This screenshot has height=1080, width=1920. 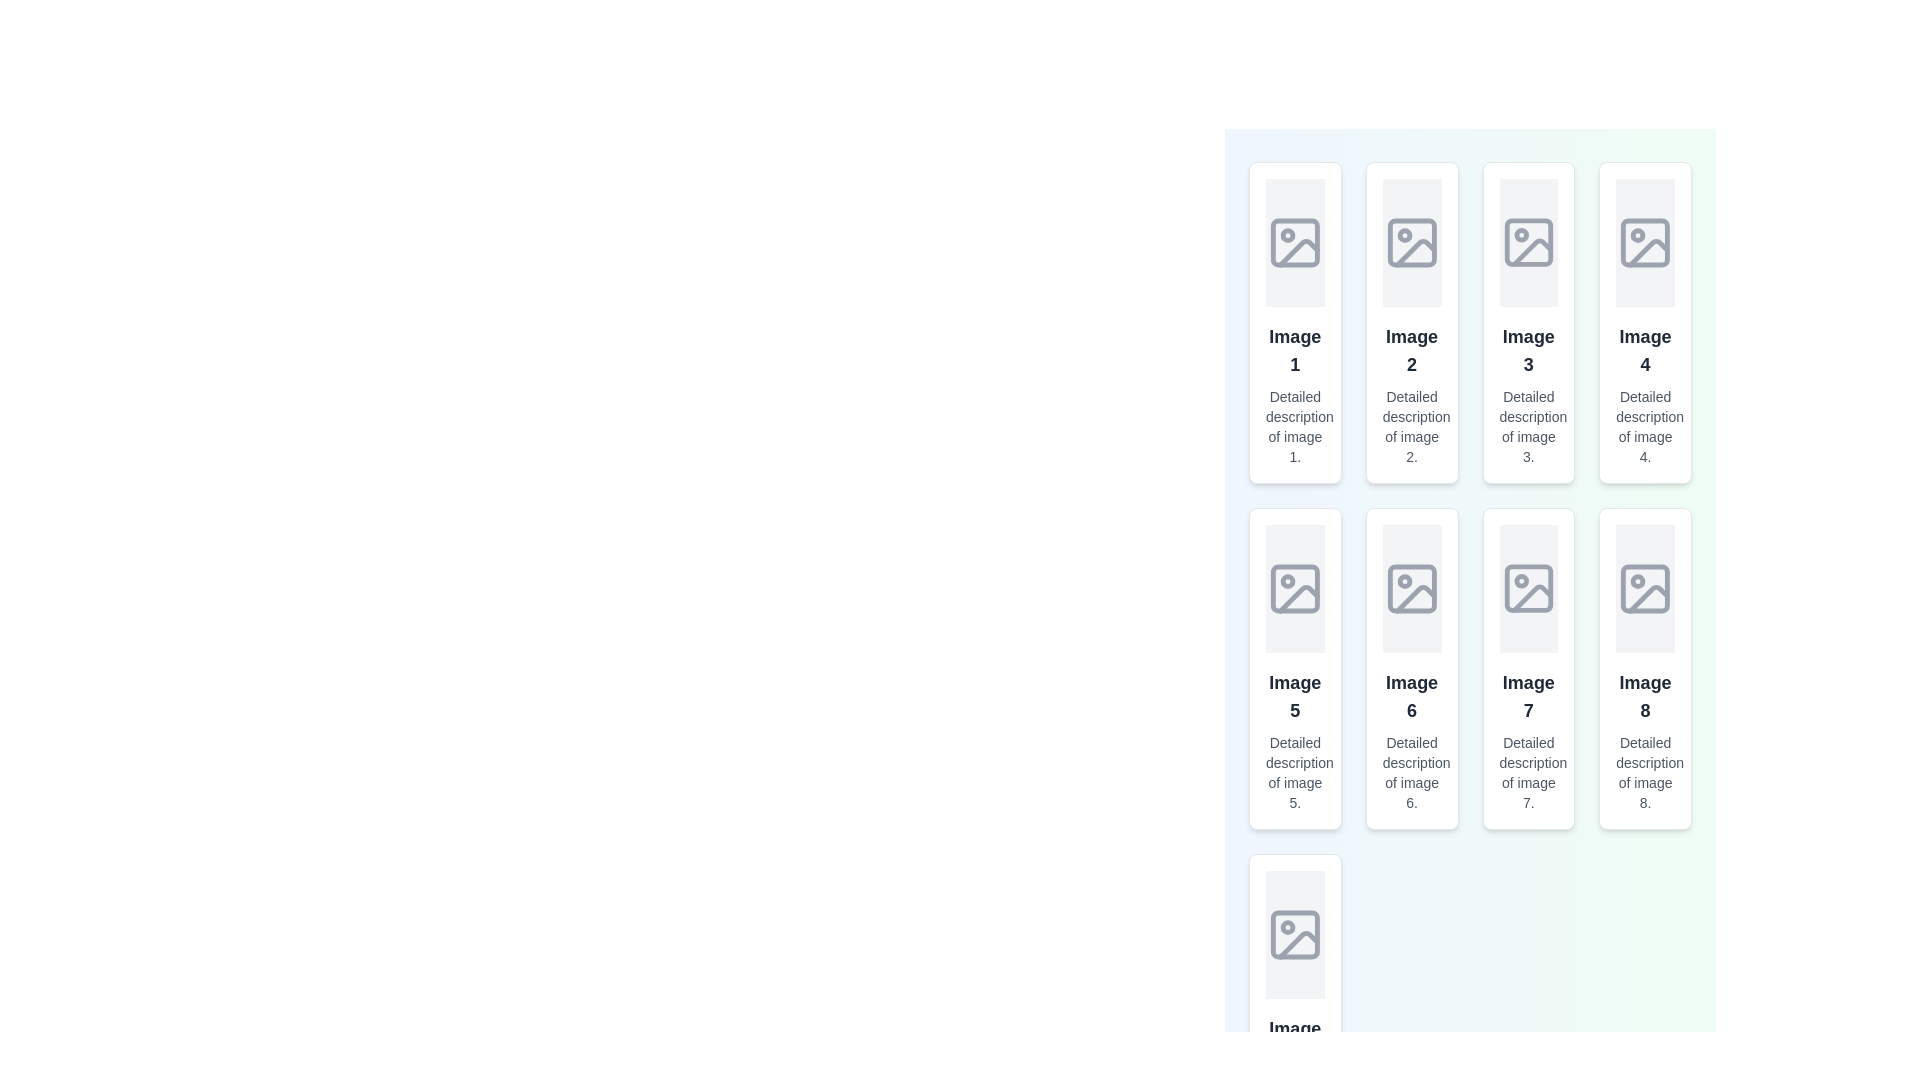 I want to click on the visual contribution of the image placeholder icon represented by a rounded rectangle with a small border-radius located in the fourth column of the top row of the grid layout, so click(x=1645, y=242).